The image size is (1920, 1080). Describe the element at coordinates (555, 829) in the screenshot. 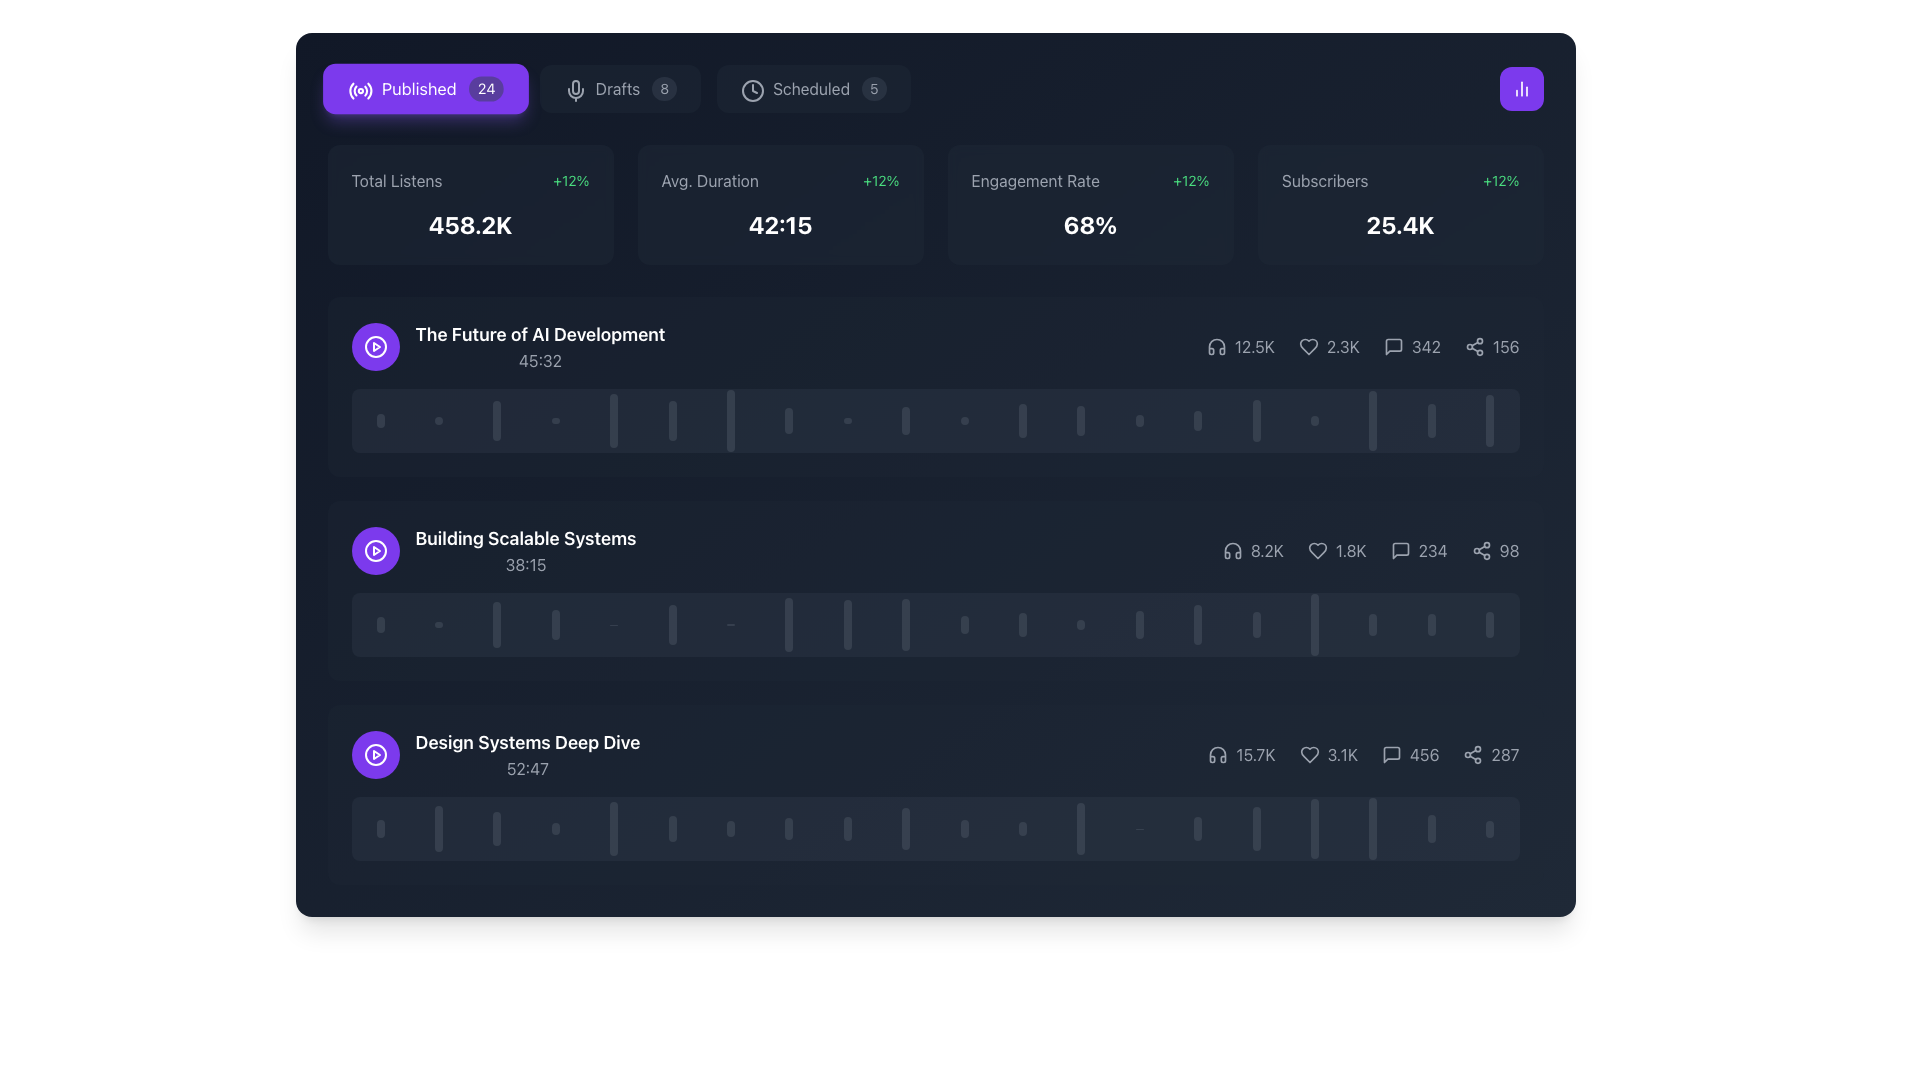

I see `details for the fourth vertical oval progress marker located below the 'Design Systems Deep Dive' section` at that location.